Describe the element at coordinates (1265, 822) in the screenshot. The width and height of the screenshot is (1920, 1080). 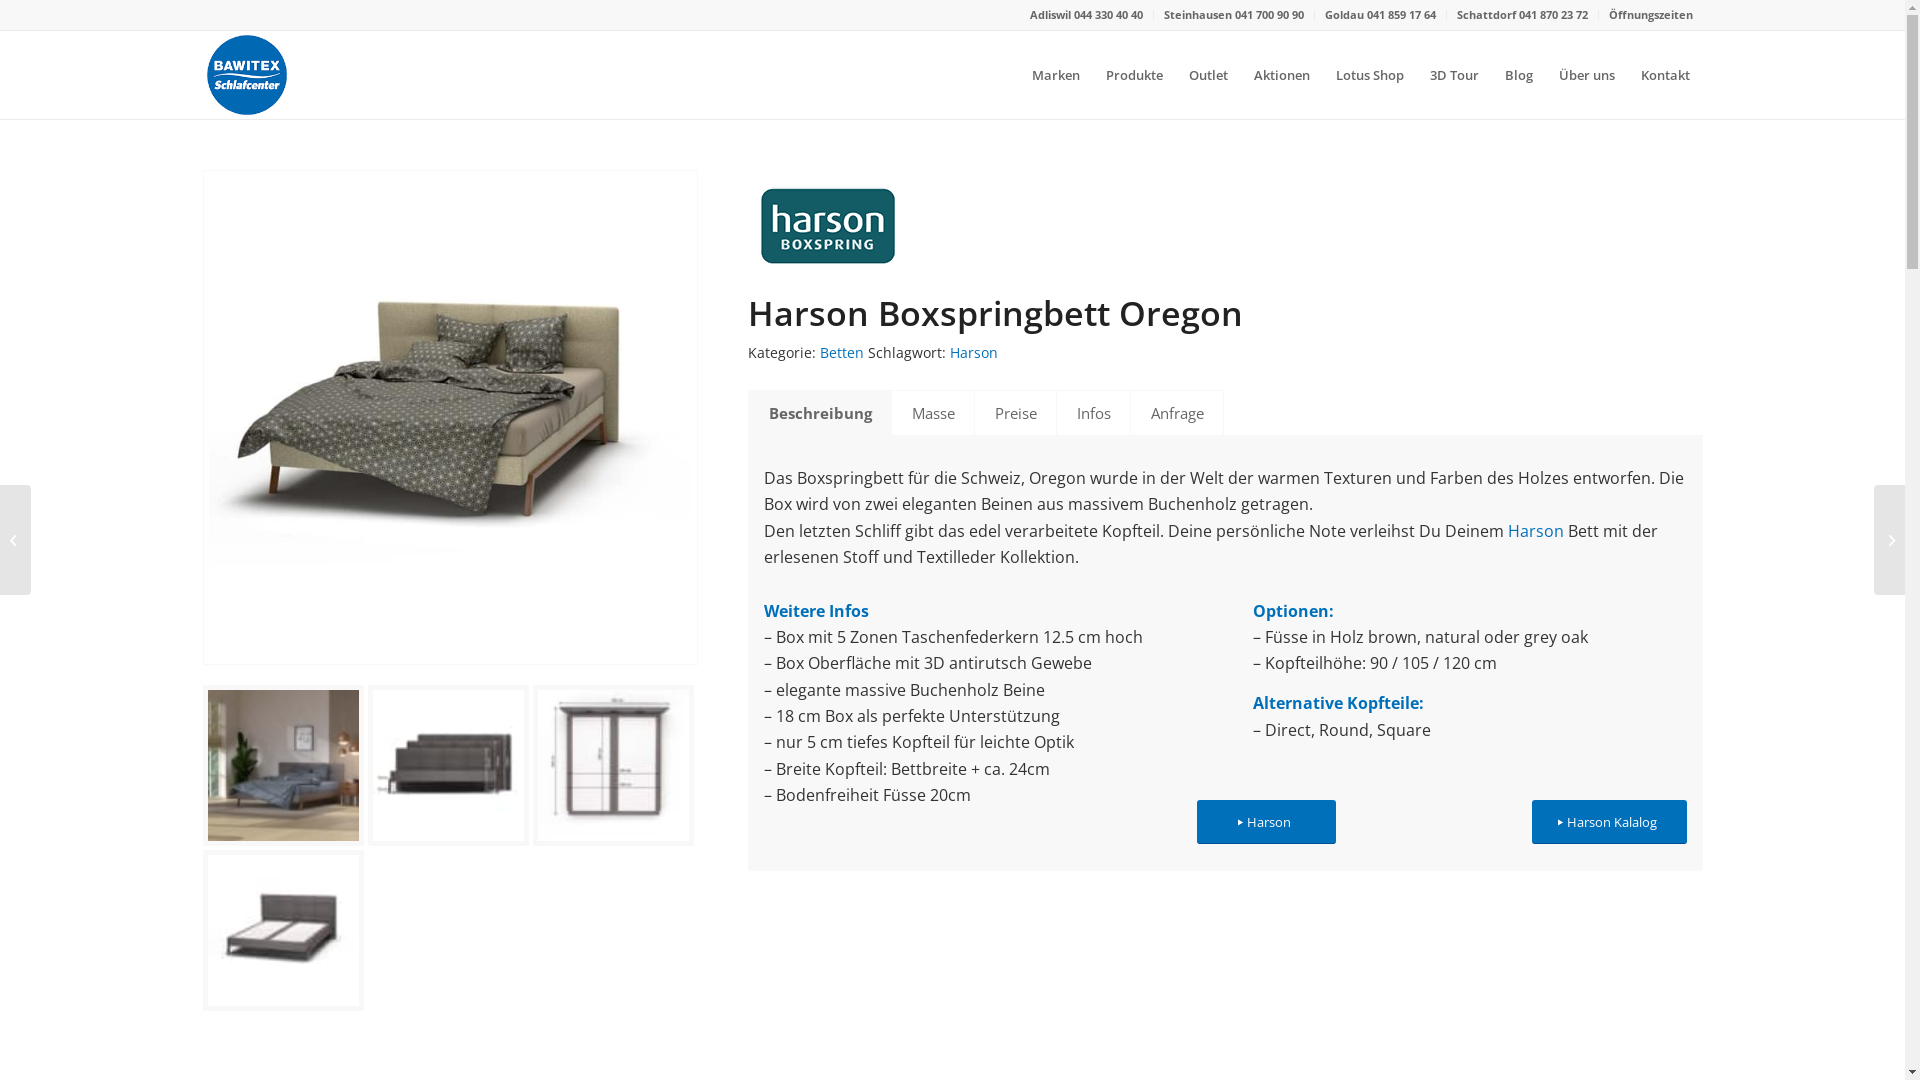
I see `'Harson'` at that location.